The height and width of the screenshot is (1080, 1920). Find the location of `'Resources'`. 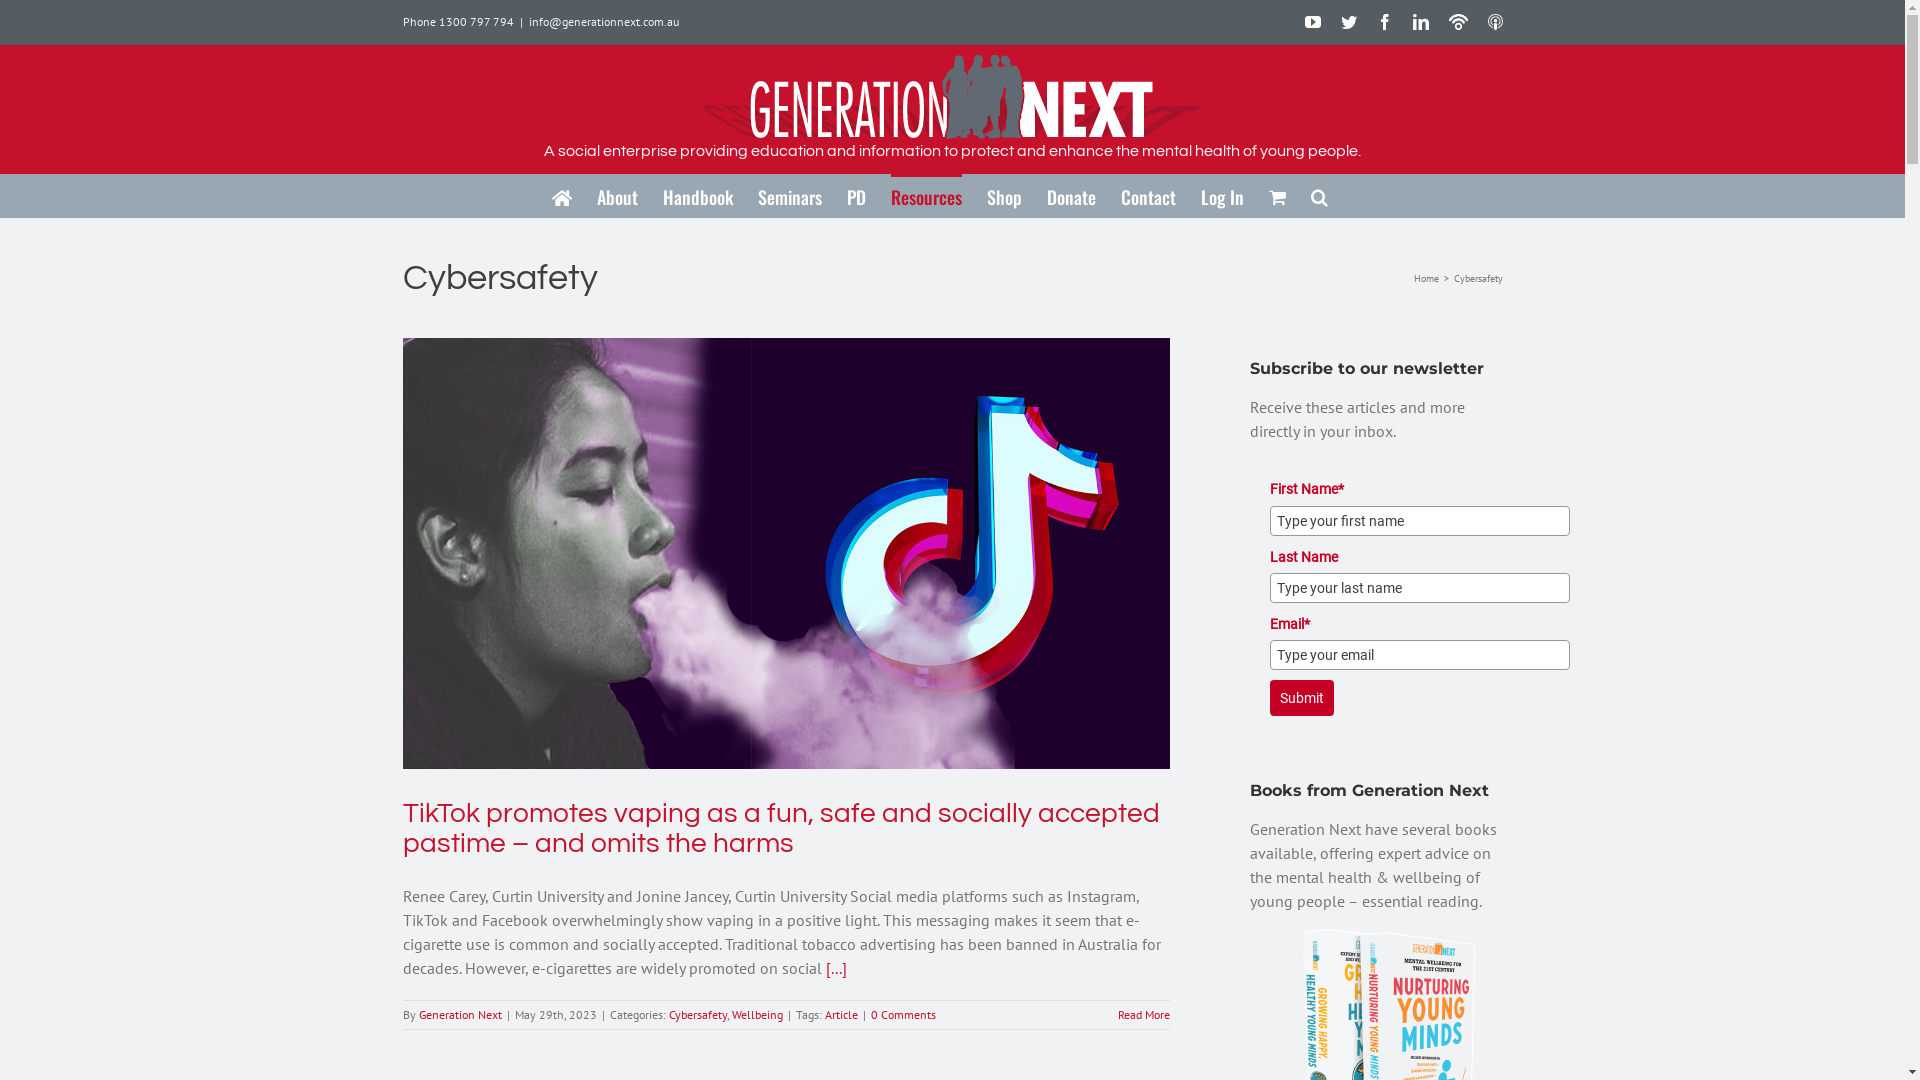

'Resources' is located at coordinates (925, 195).